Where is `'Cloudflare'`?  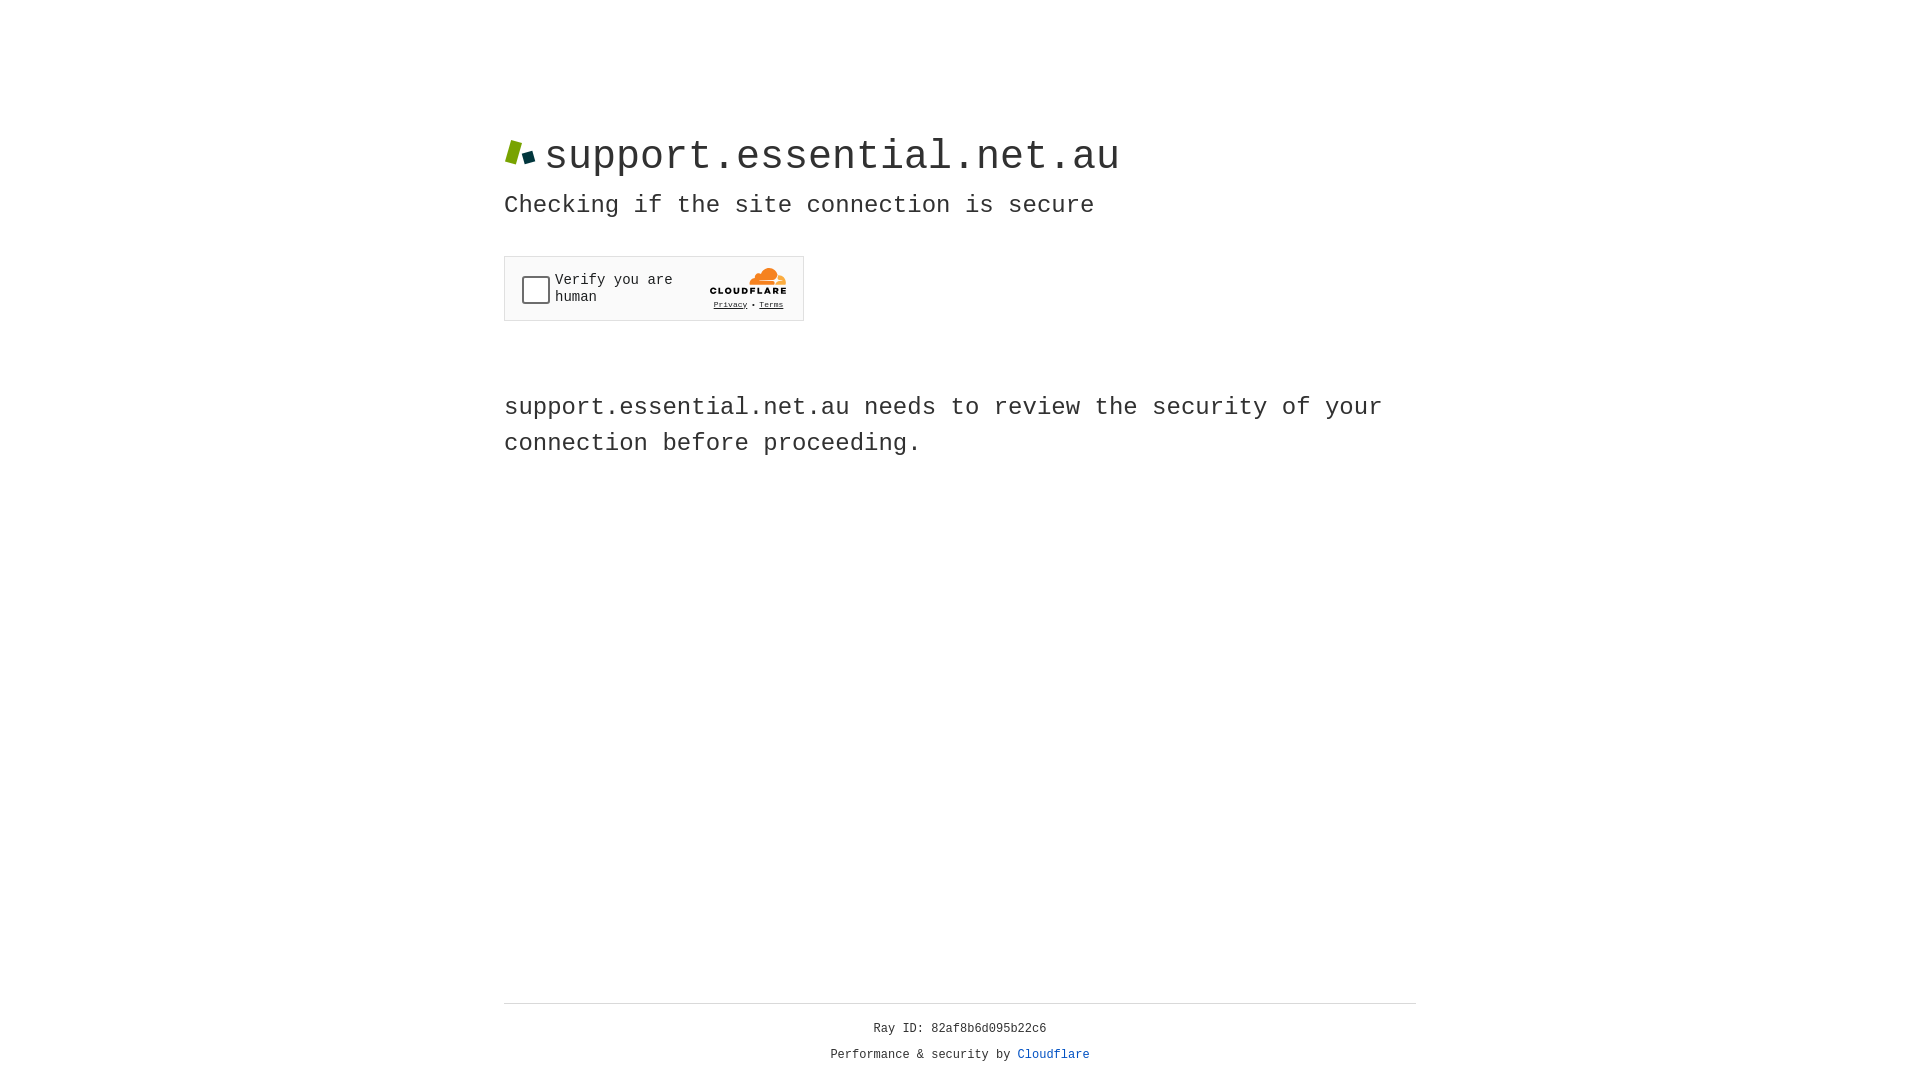 'Cloudflare' is located at coordinates (1053, 1054).